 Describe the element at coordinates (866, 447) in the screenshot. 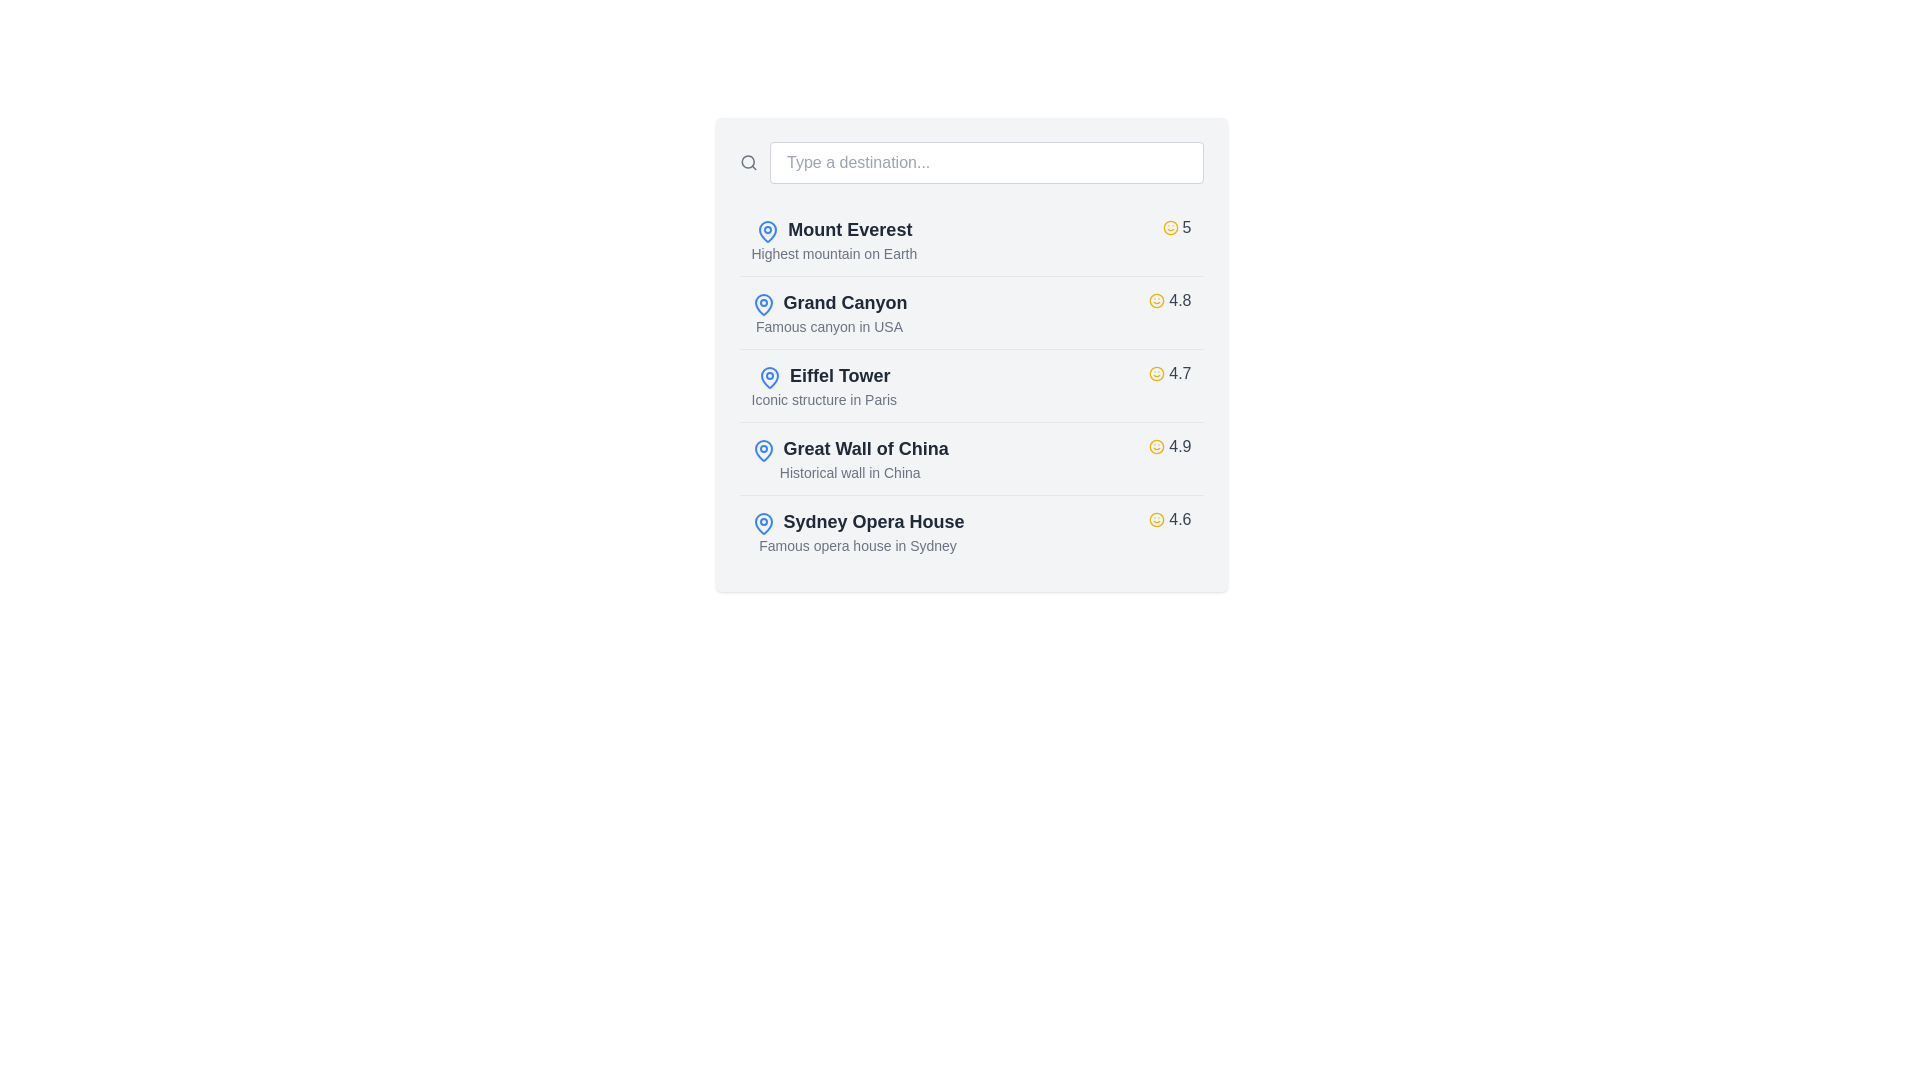

I see `the text label representing the Great Wall of China, which is the main title in the fourth position of the vertical list` at that location.